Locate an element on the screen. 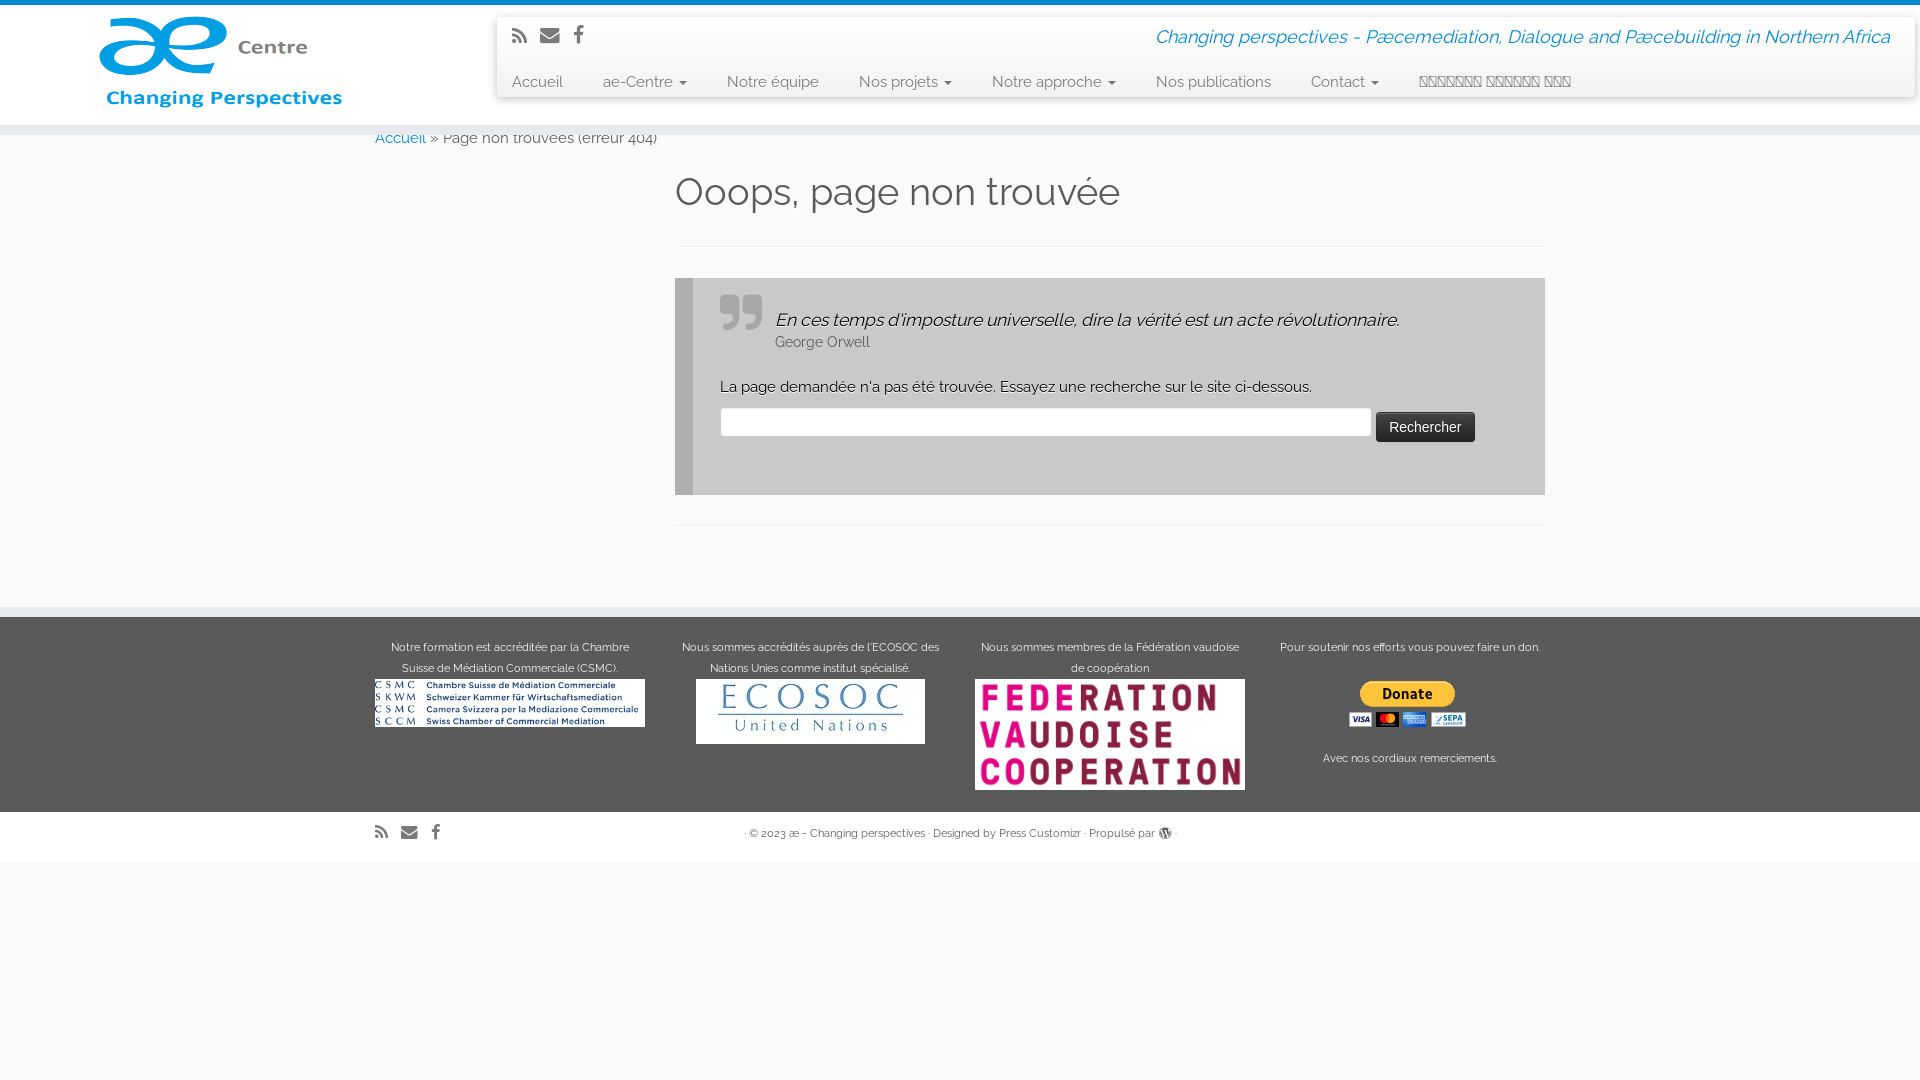  'Accueil' is located at coordinates (545, 80).